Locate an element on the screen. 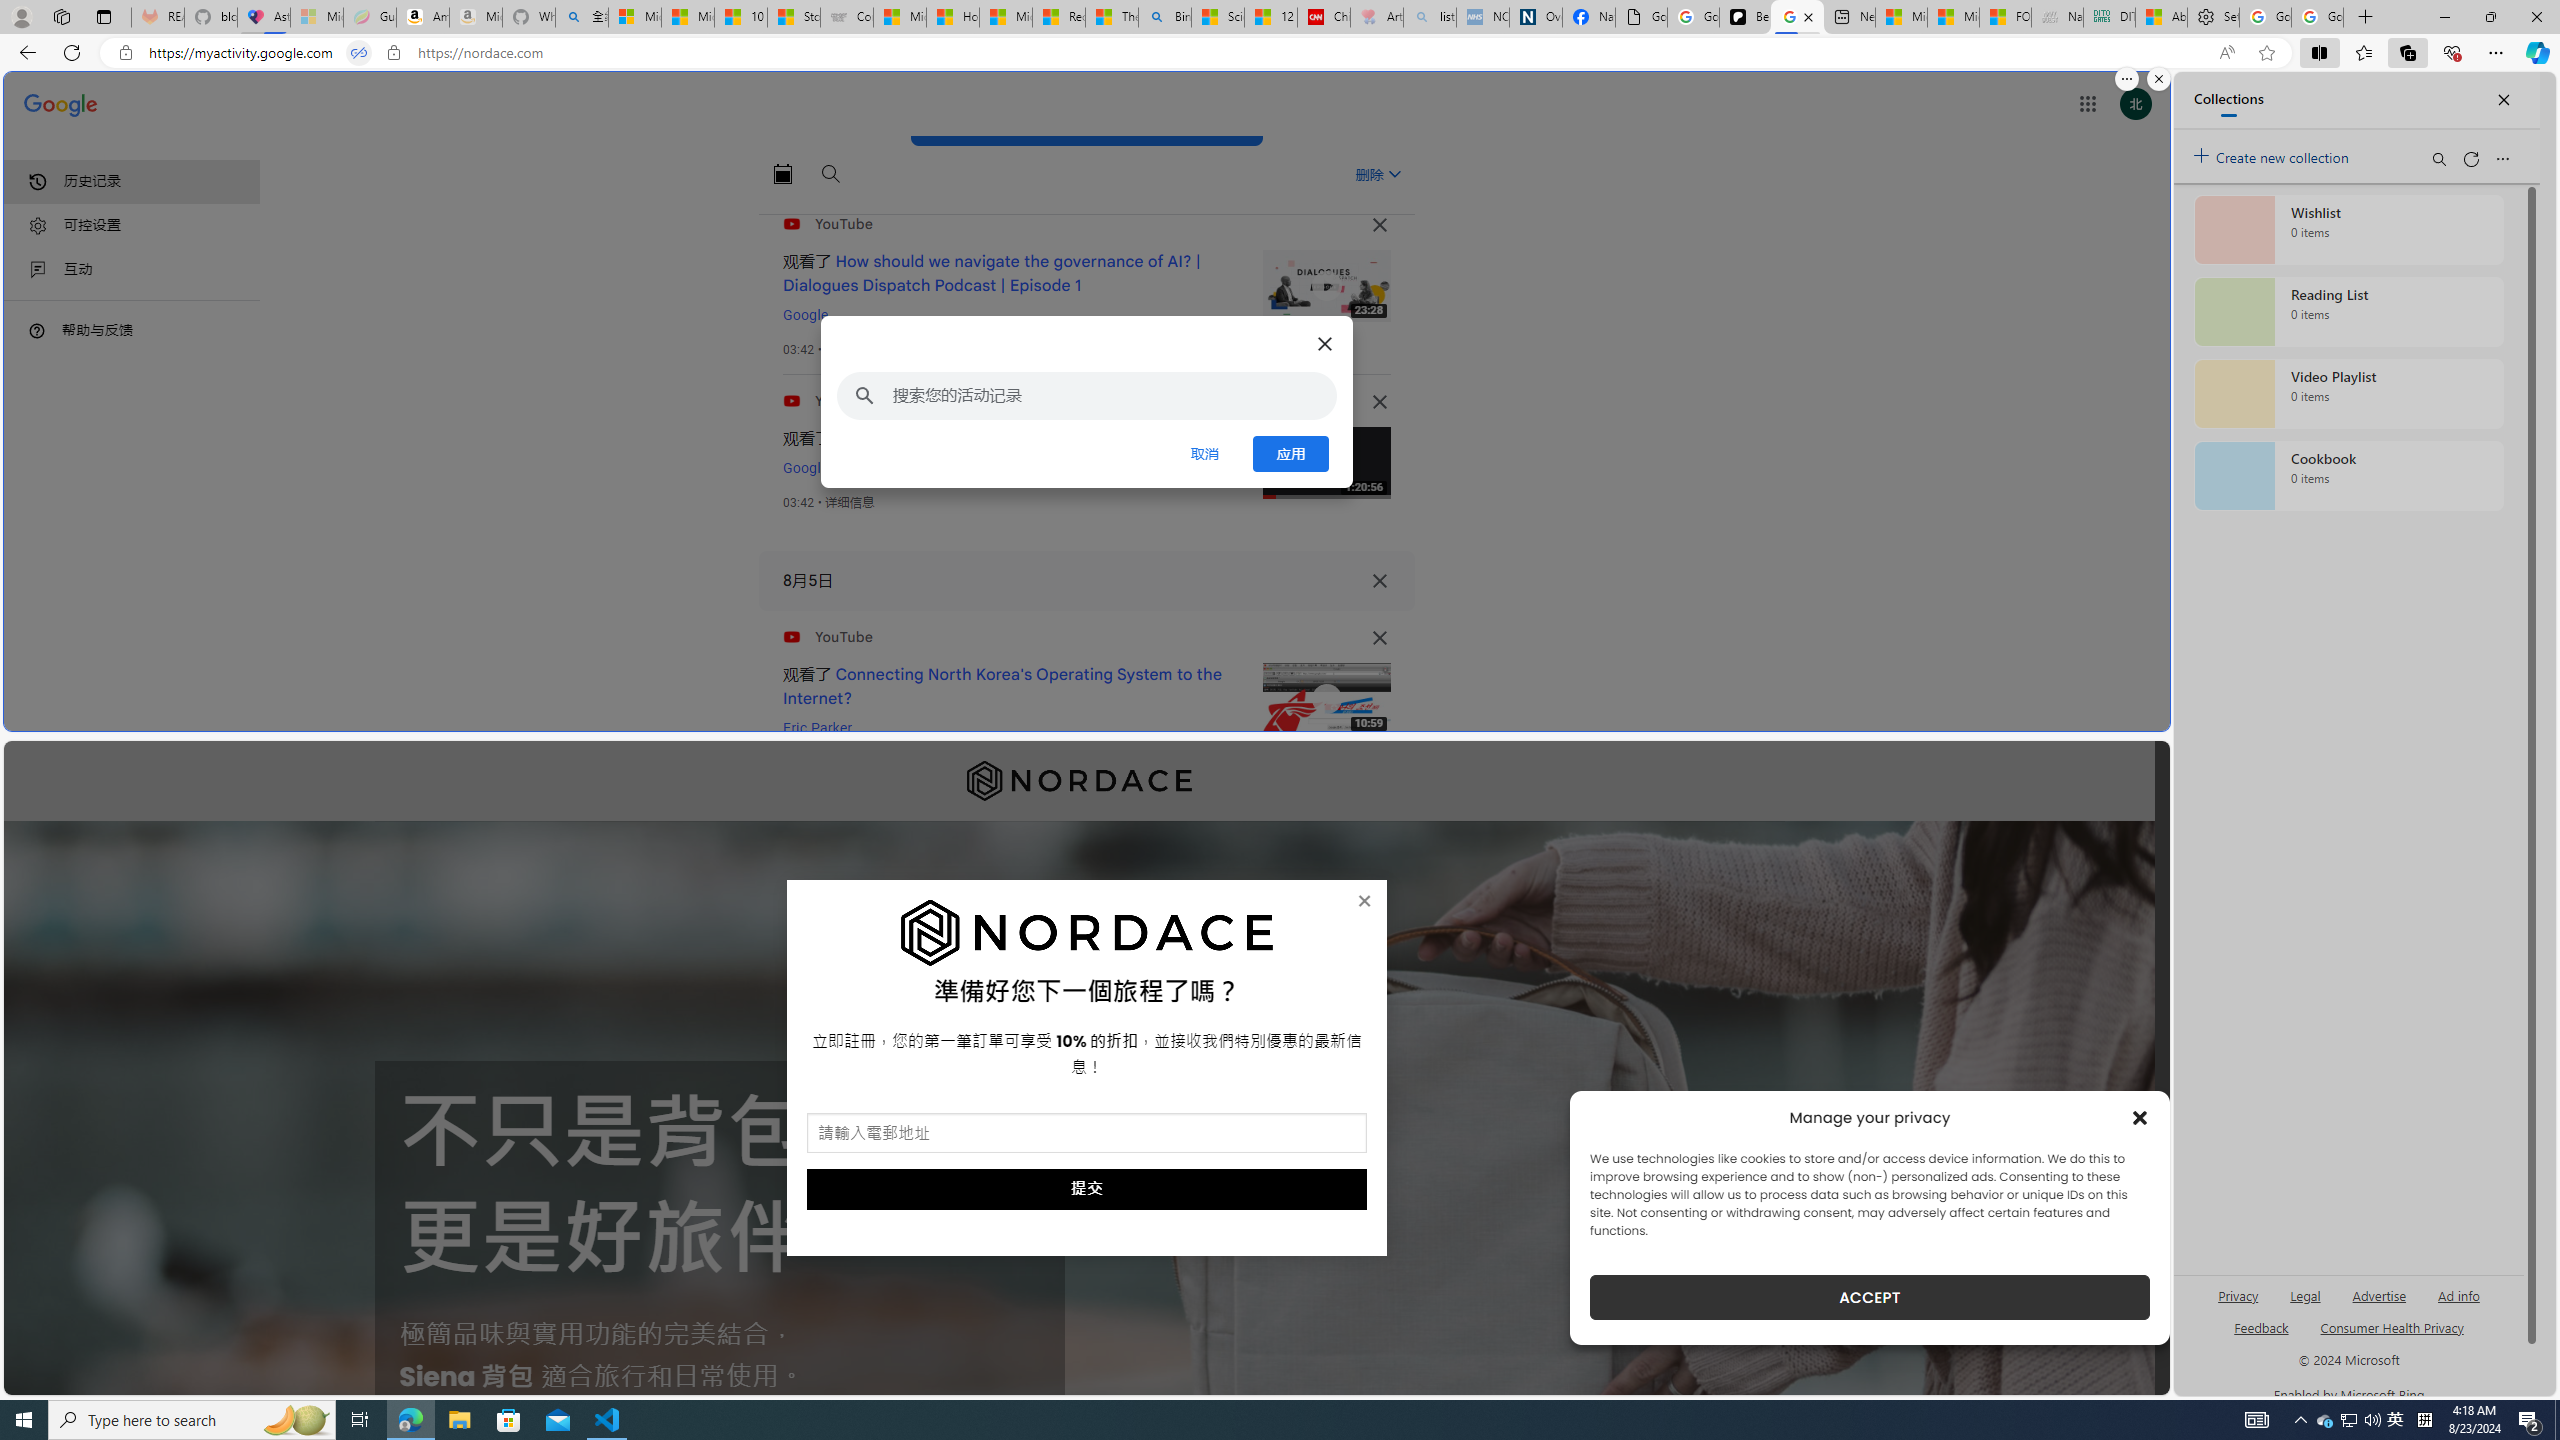 The image size is (2560, 1440). 'Connecting North Korea' is located at coordinates (1002, 685).